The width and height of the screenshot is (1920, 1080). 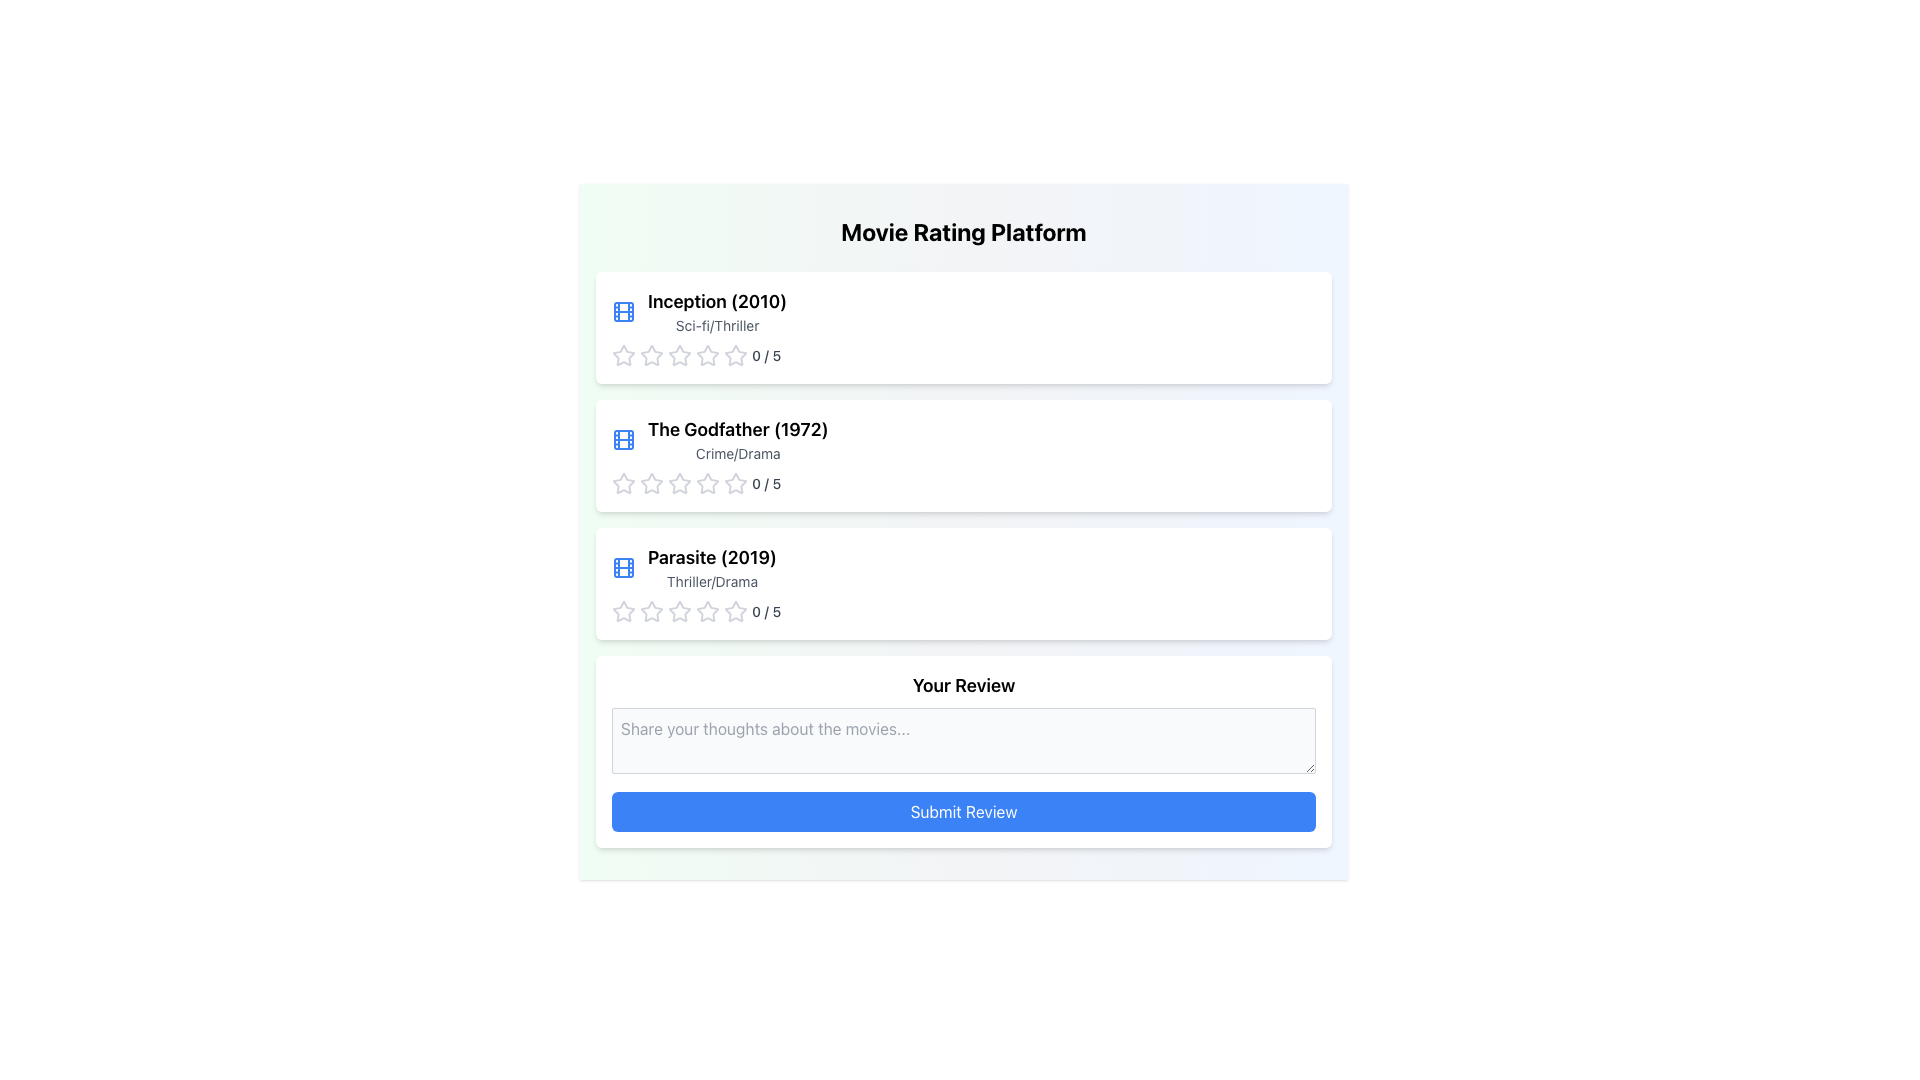 What do you see at coordinates (623, 354) in the screenshot?
I see `the first hollow star icon to assign a one-star rating for the movie 'Inception (2010)'` at bounding box center [623, 354].